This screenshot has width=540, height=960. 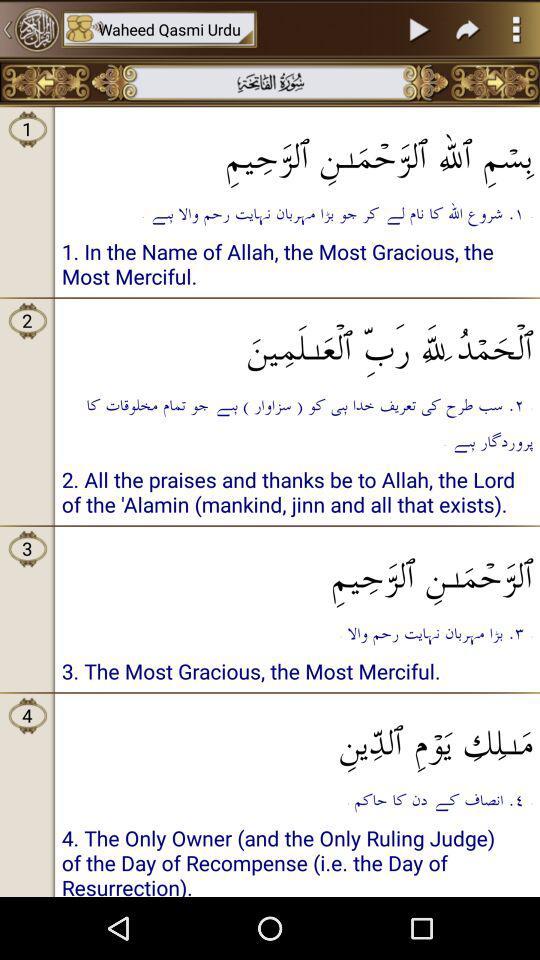 I want to click on go back, so click(x=45, y=82).